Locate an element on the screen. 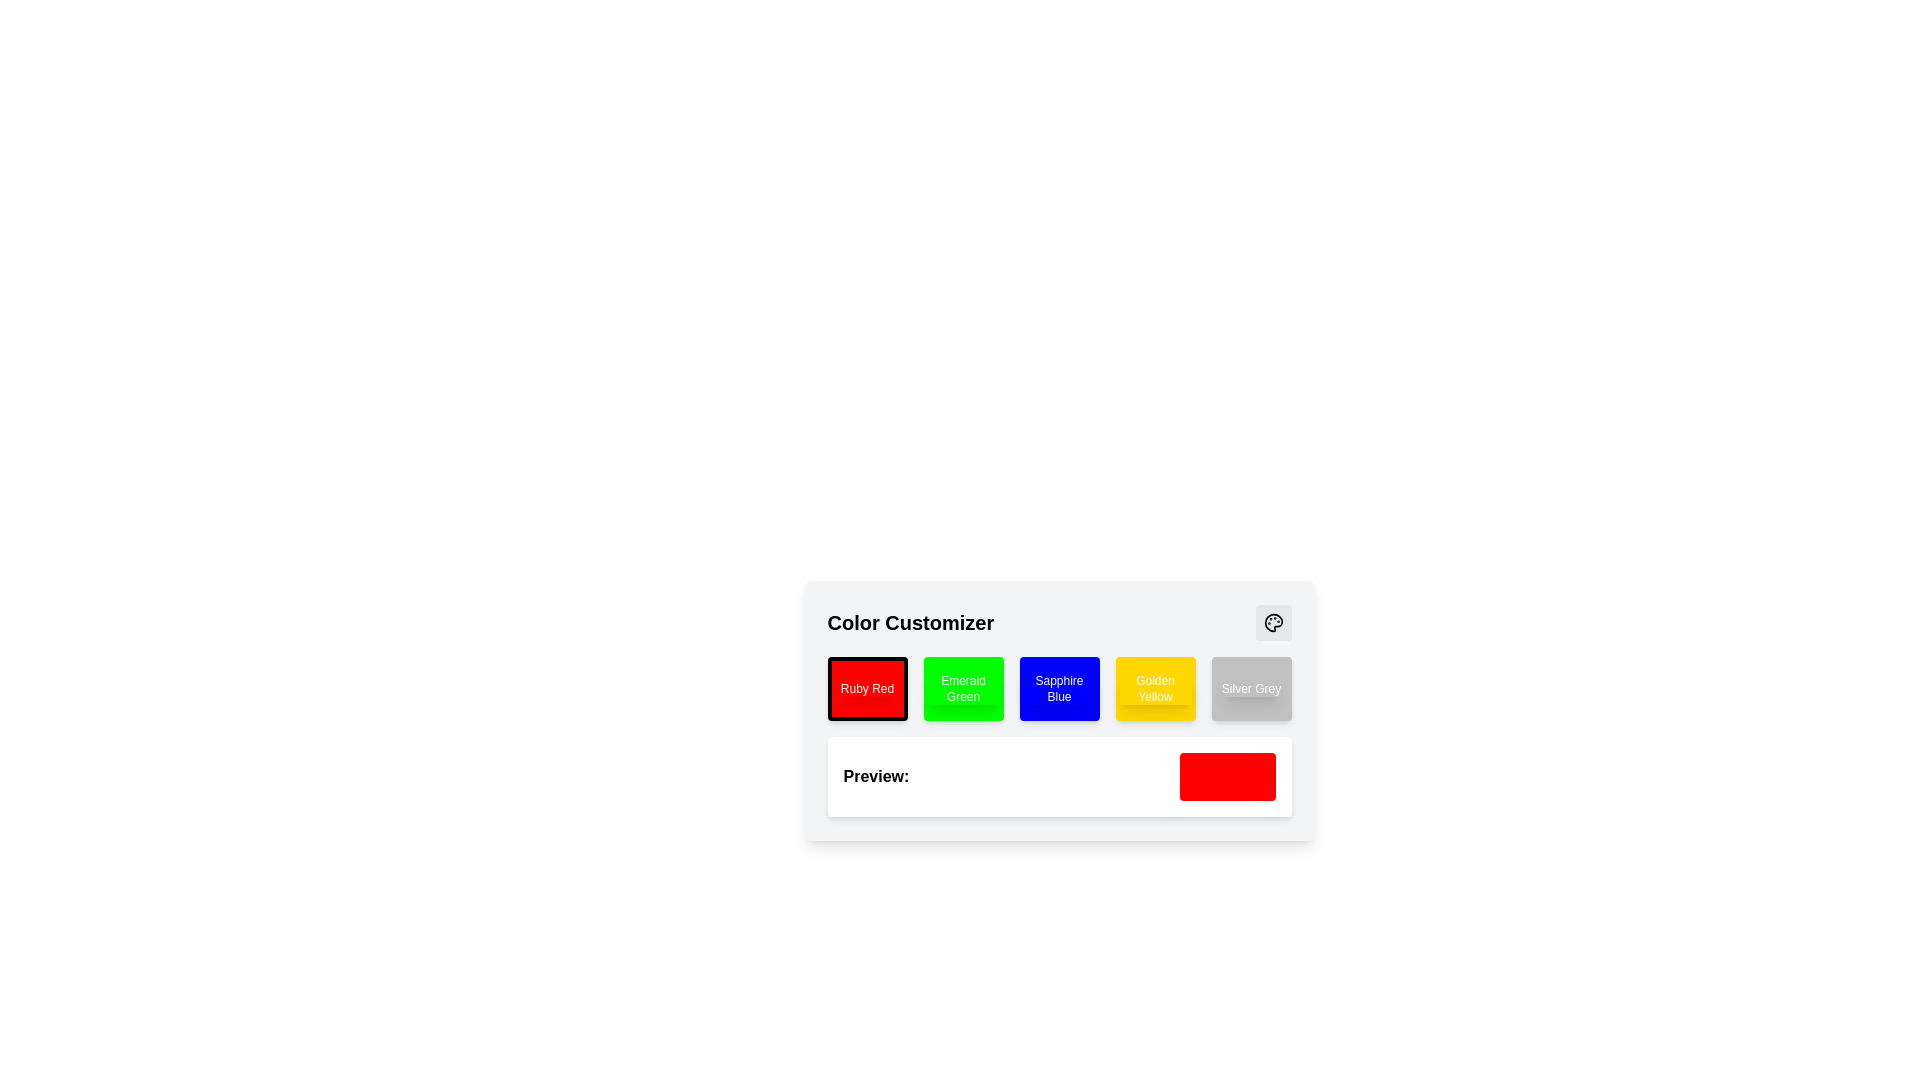 Image resolution: width=1920 pixels, height=1080 pixels. the 'Ruby Red' button is located at coordinates (867, 688).